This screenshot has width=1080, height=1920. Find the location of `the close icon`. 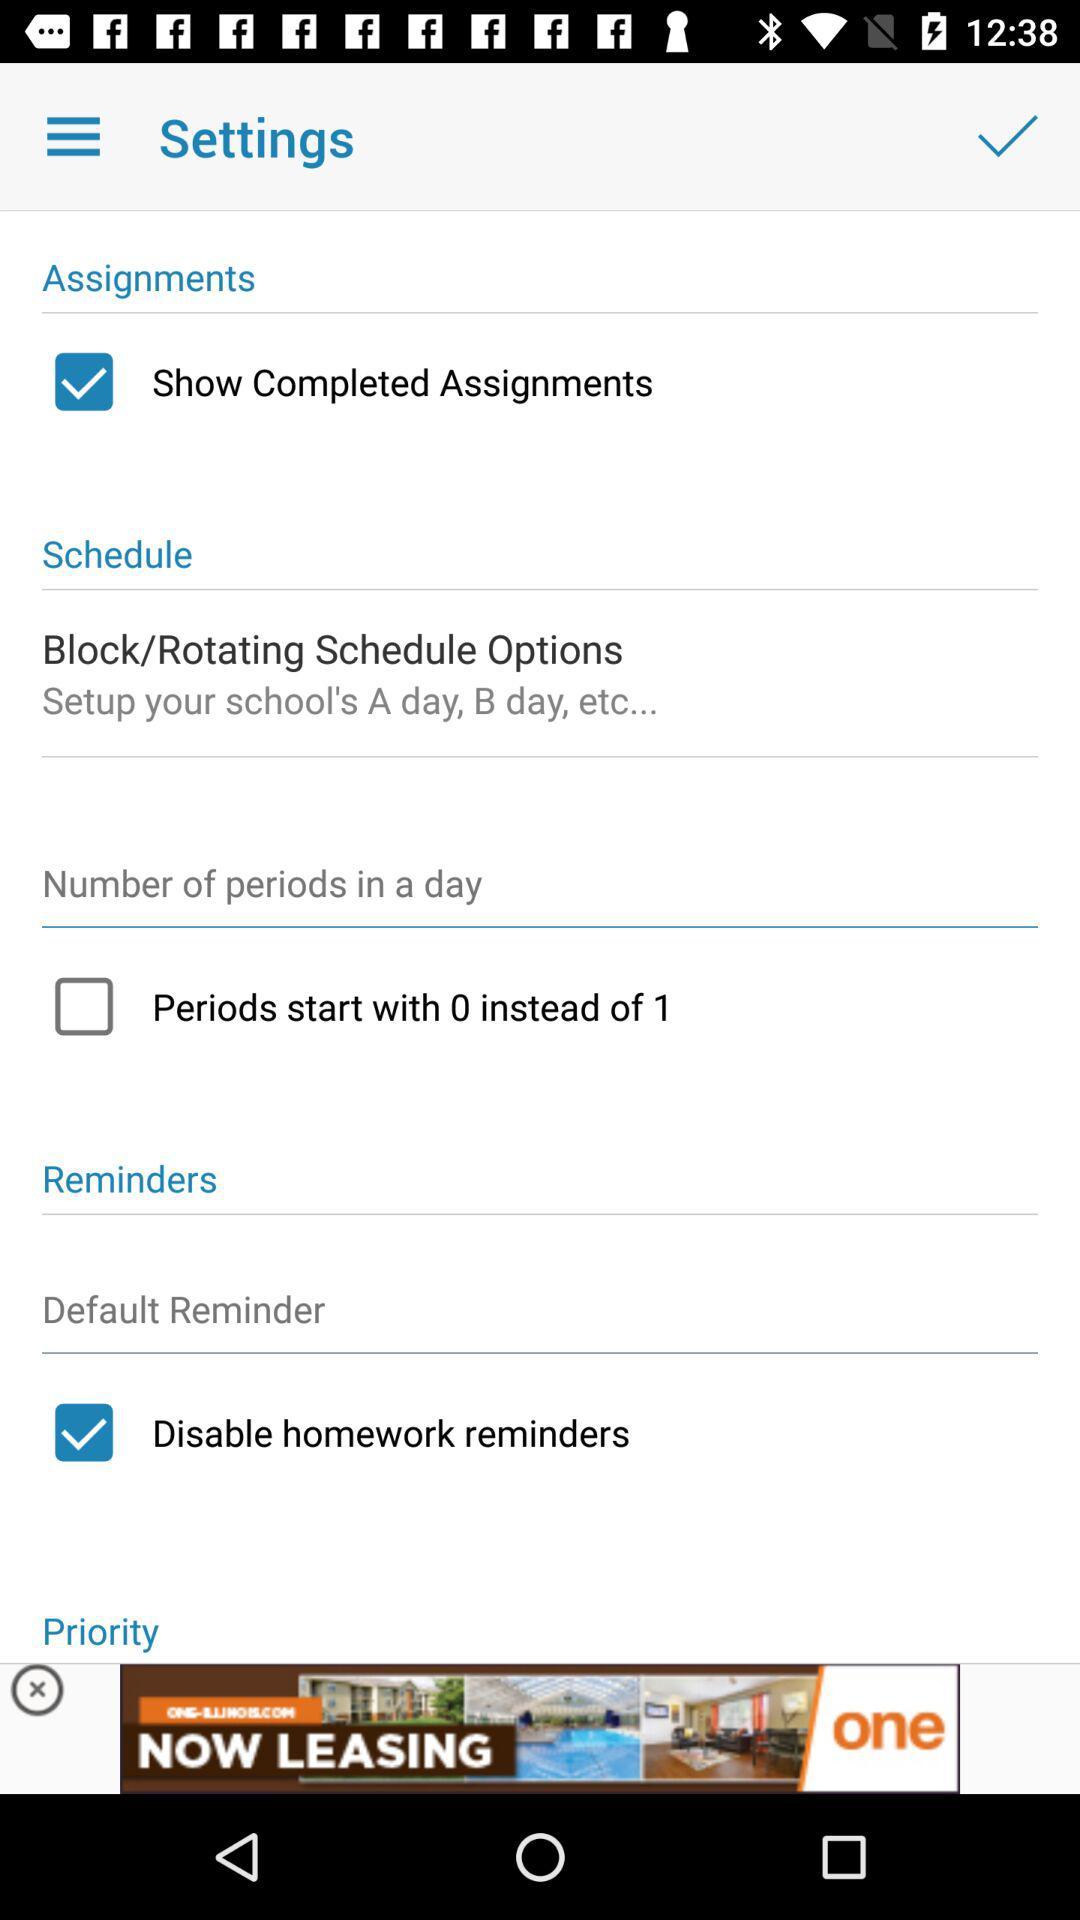

the close icon is located at coordinates (37, 1694).